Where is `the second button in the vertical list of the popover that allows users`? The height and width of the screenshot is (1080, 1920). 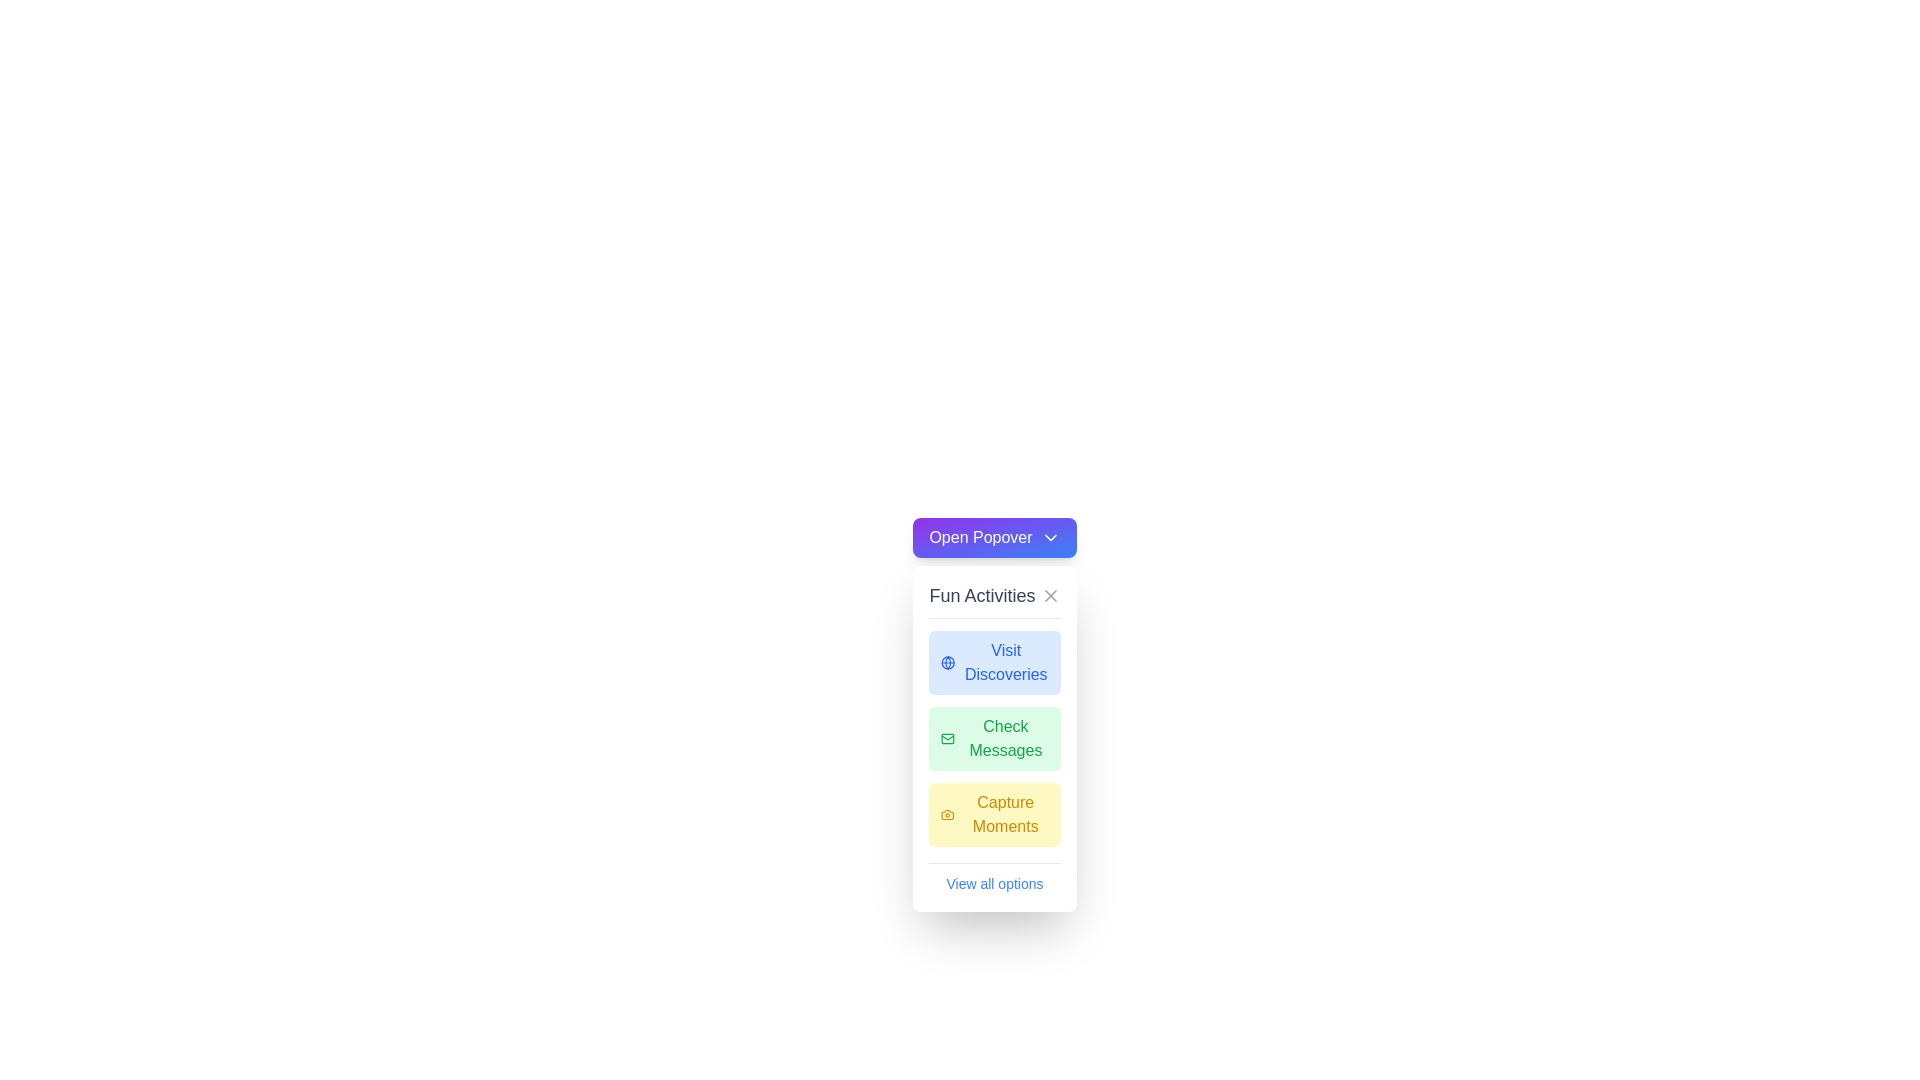
the second button in the vertical list of the popover that allows users is located at coordinates (994, 739).